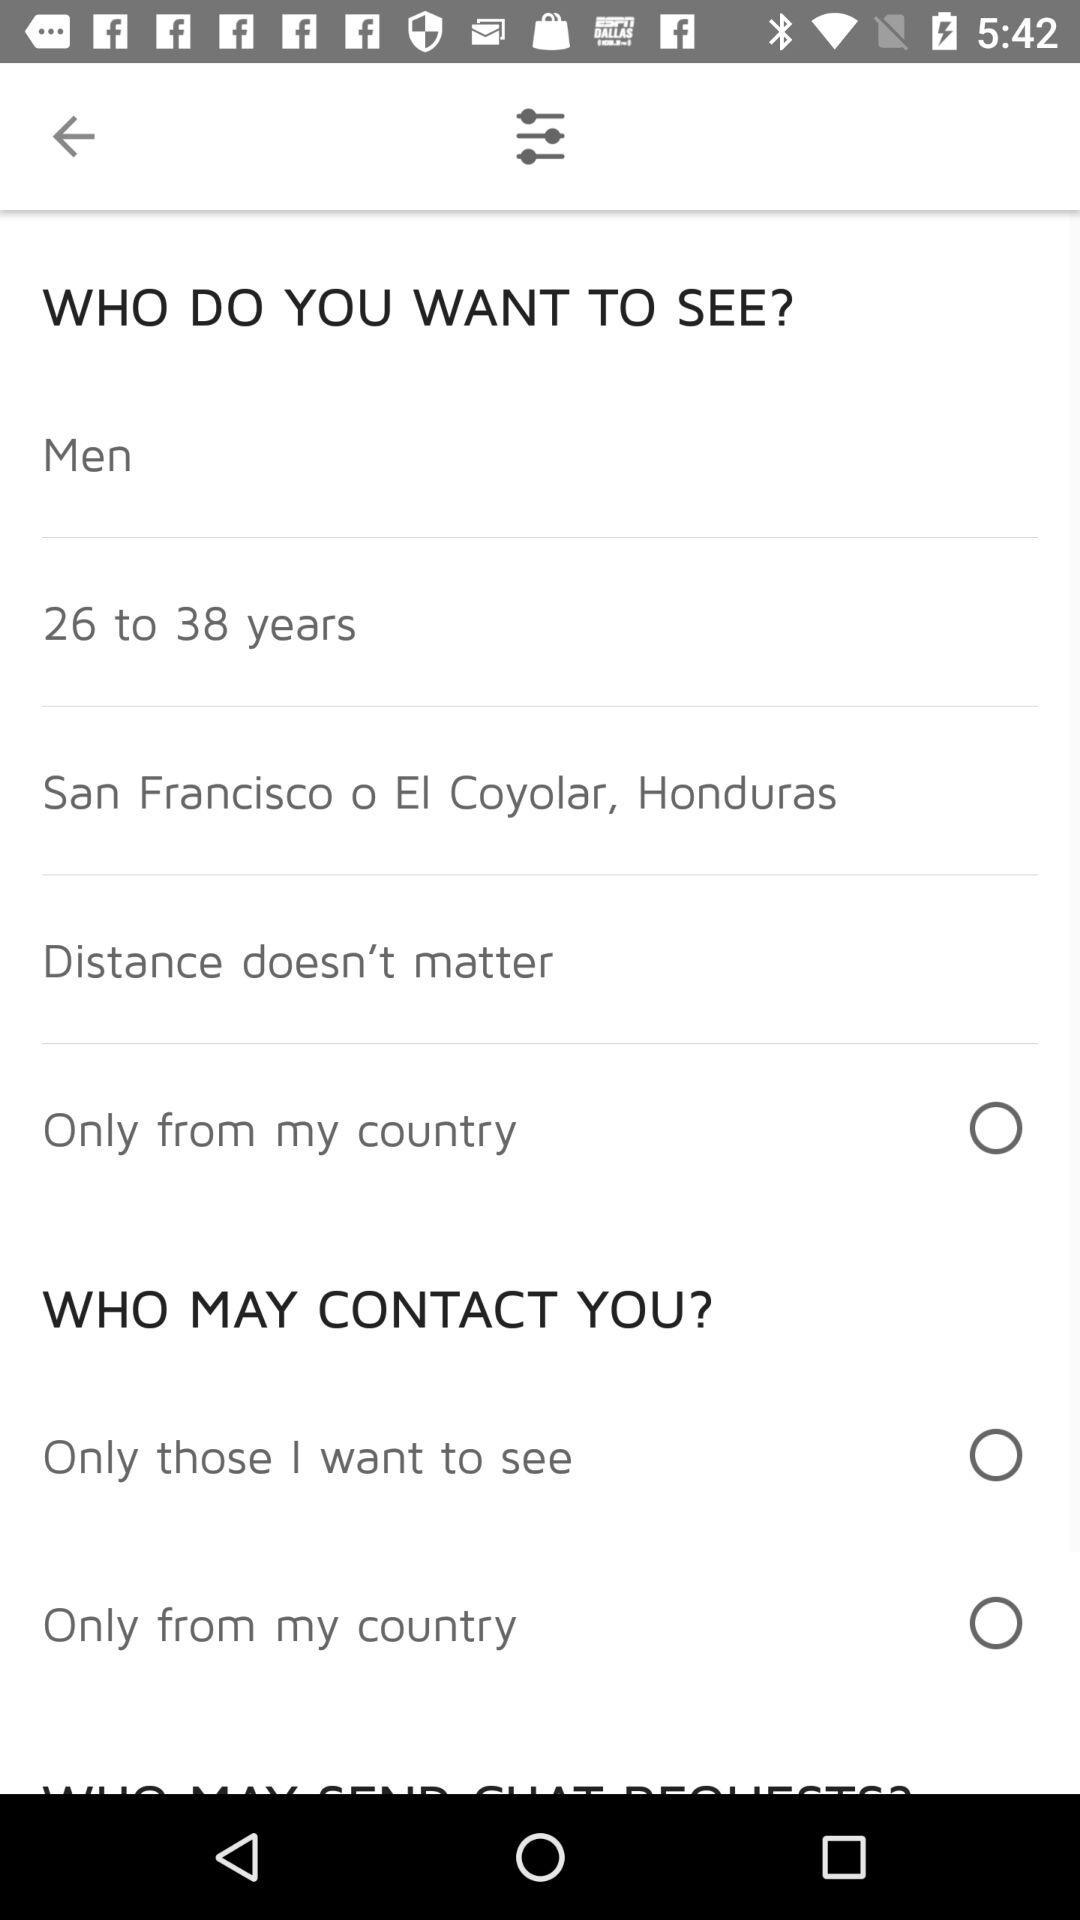 The width and height of the screenshot is (1080, 1920). I want to click on men, so click(86, 451).